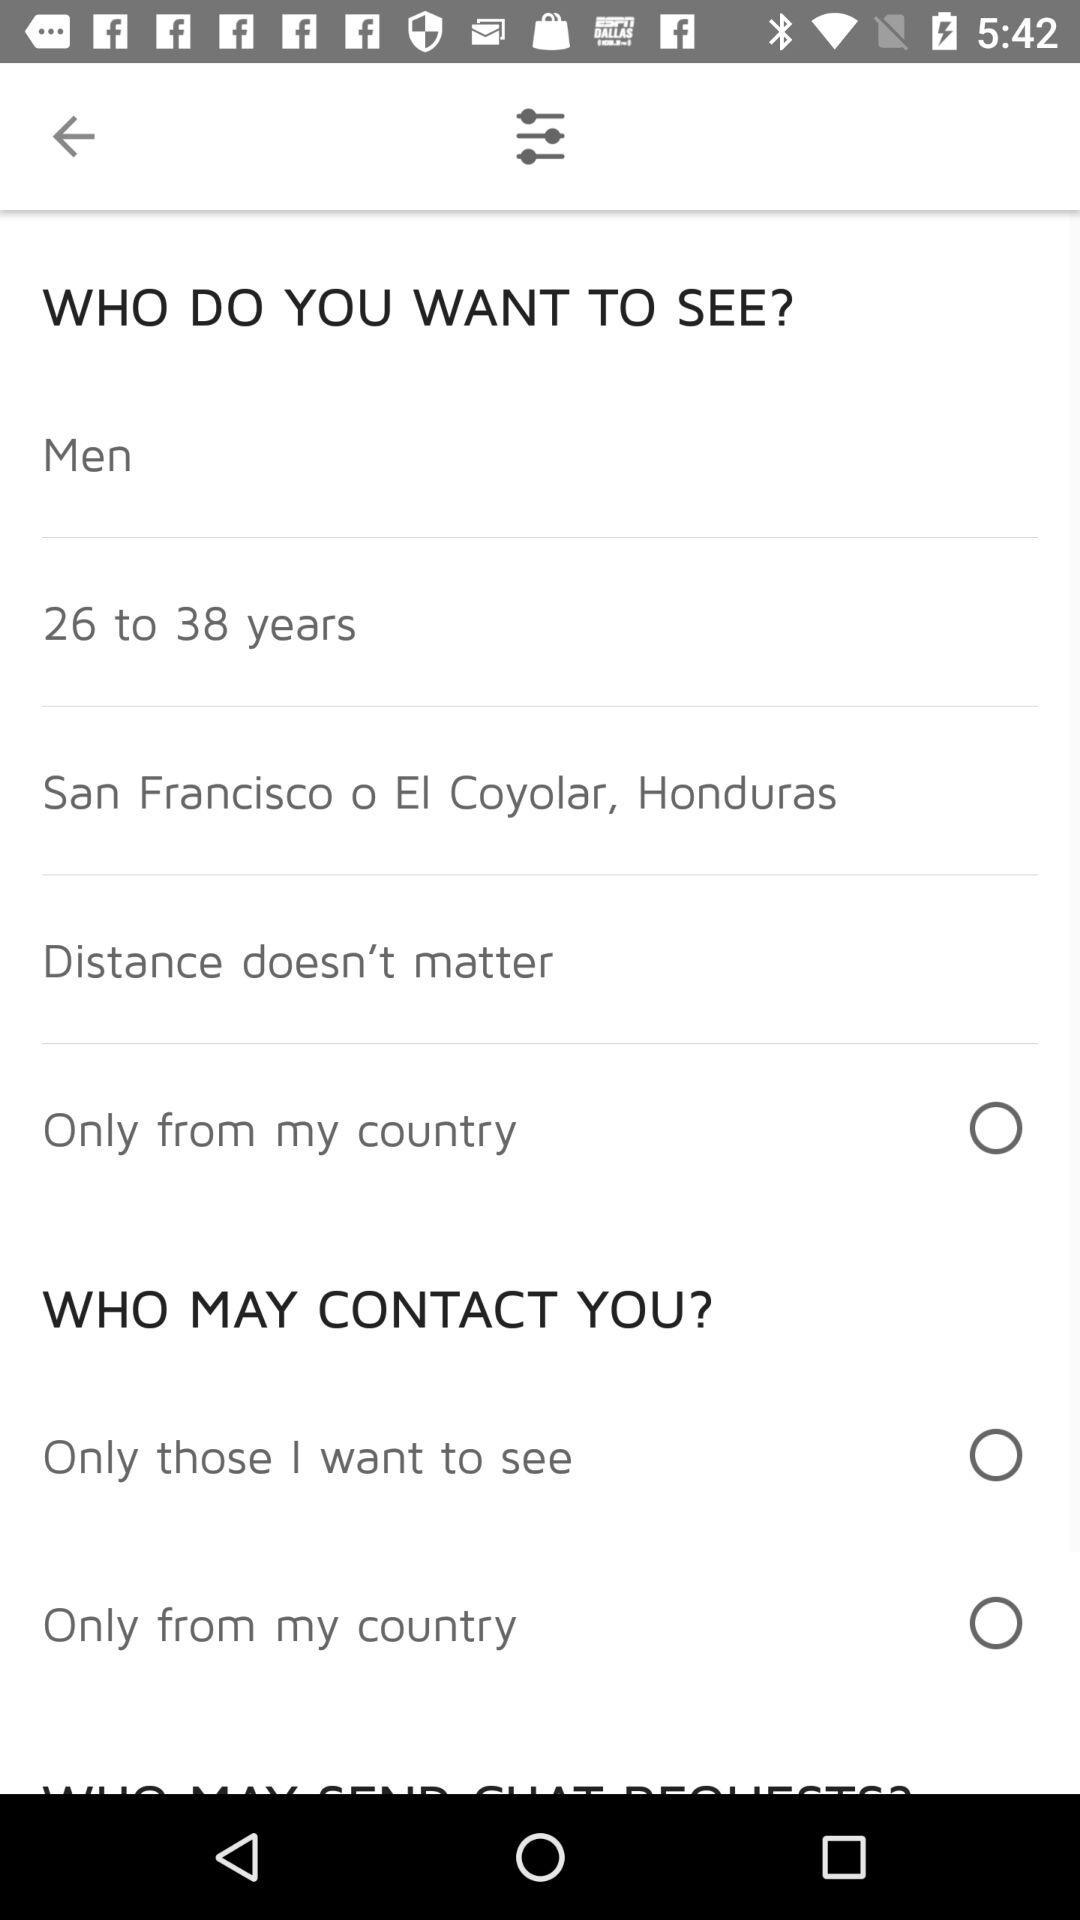 The width and height of the screenshot is (1080, 1920). I want to click on men, so click(86, 451).